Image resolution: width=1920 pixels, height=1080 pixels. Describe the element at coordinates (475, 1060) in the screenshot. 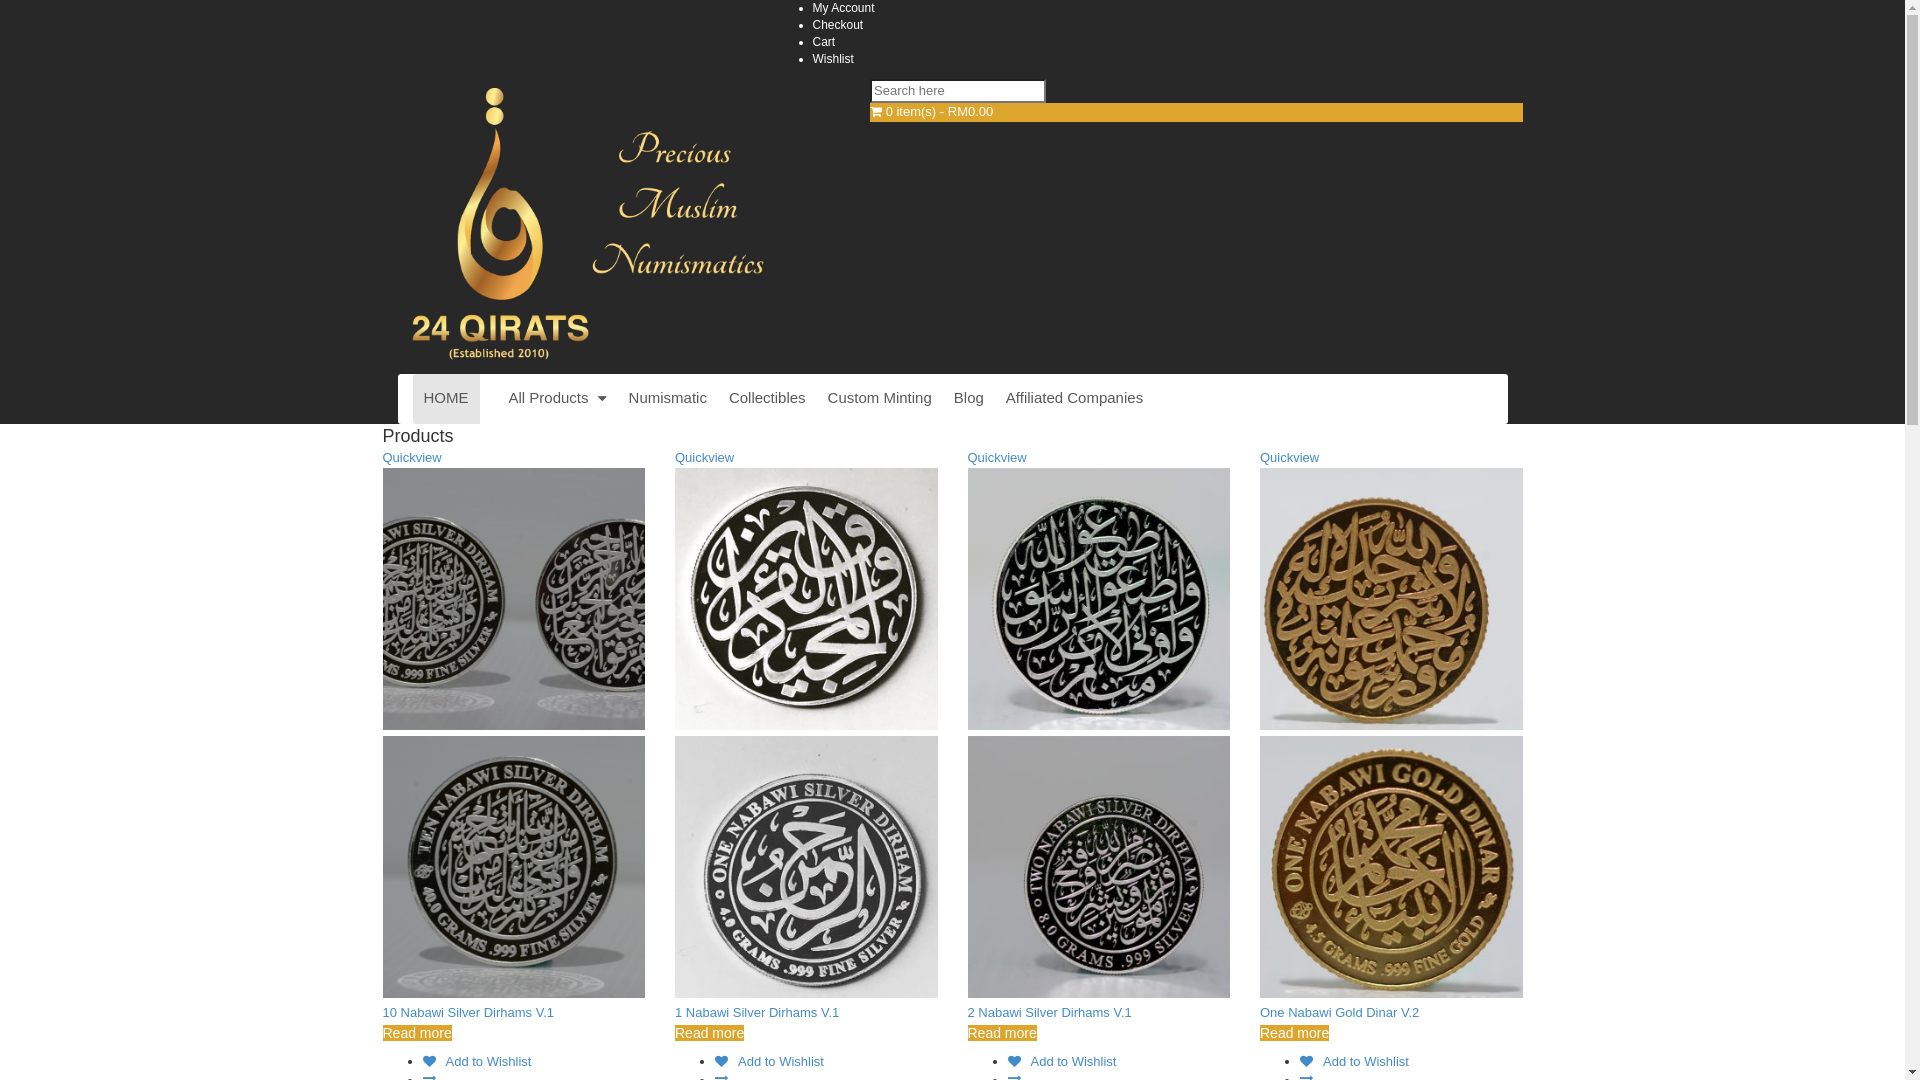

I see `'Add to Wishlist'` at that location.